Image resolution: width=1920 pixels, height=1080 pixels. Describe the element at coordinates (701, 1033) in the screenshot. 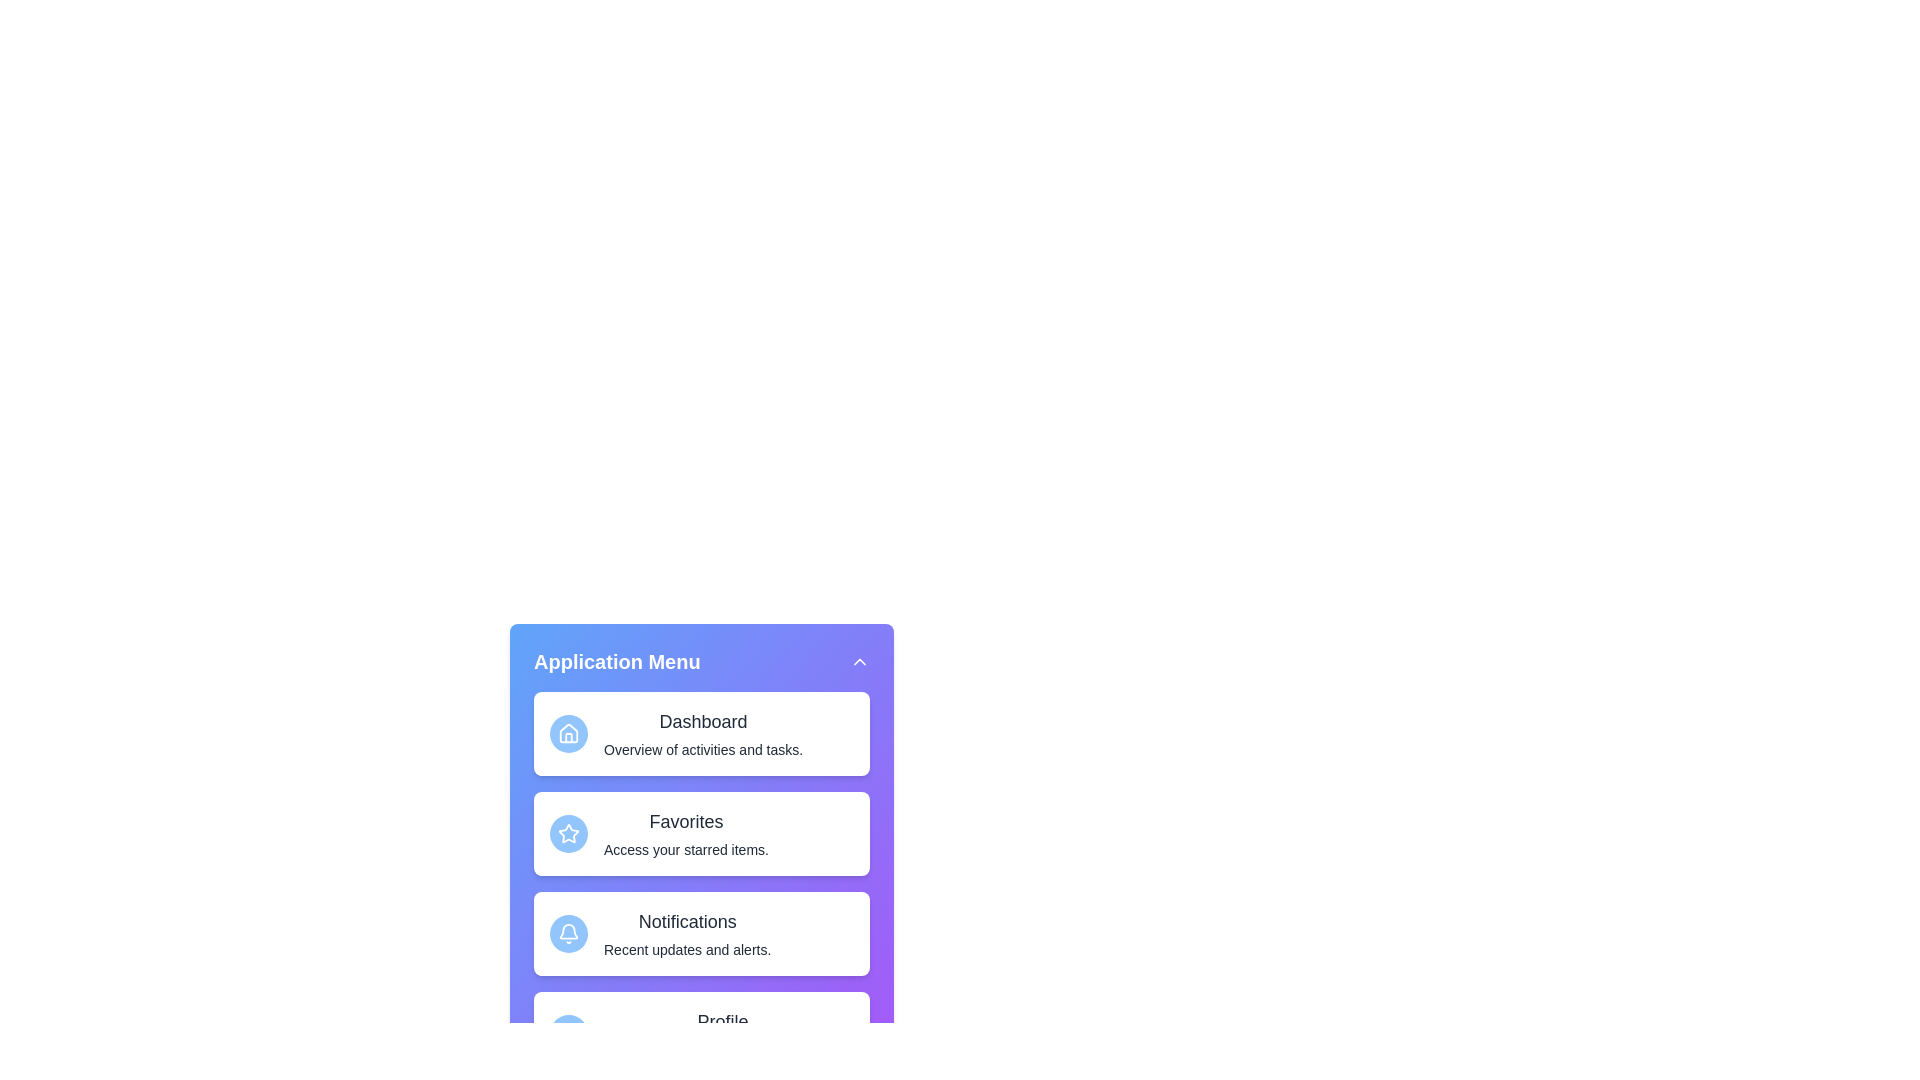

I see `the menu item Profile from the sidebar menu` at that location.